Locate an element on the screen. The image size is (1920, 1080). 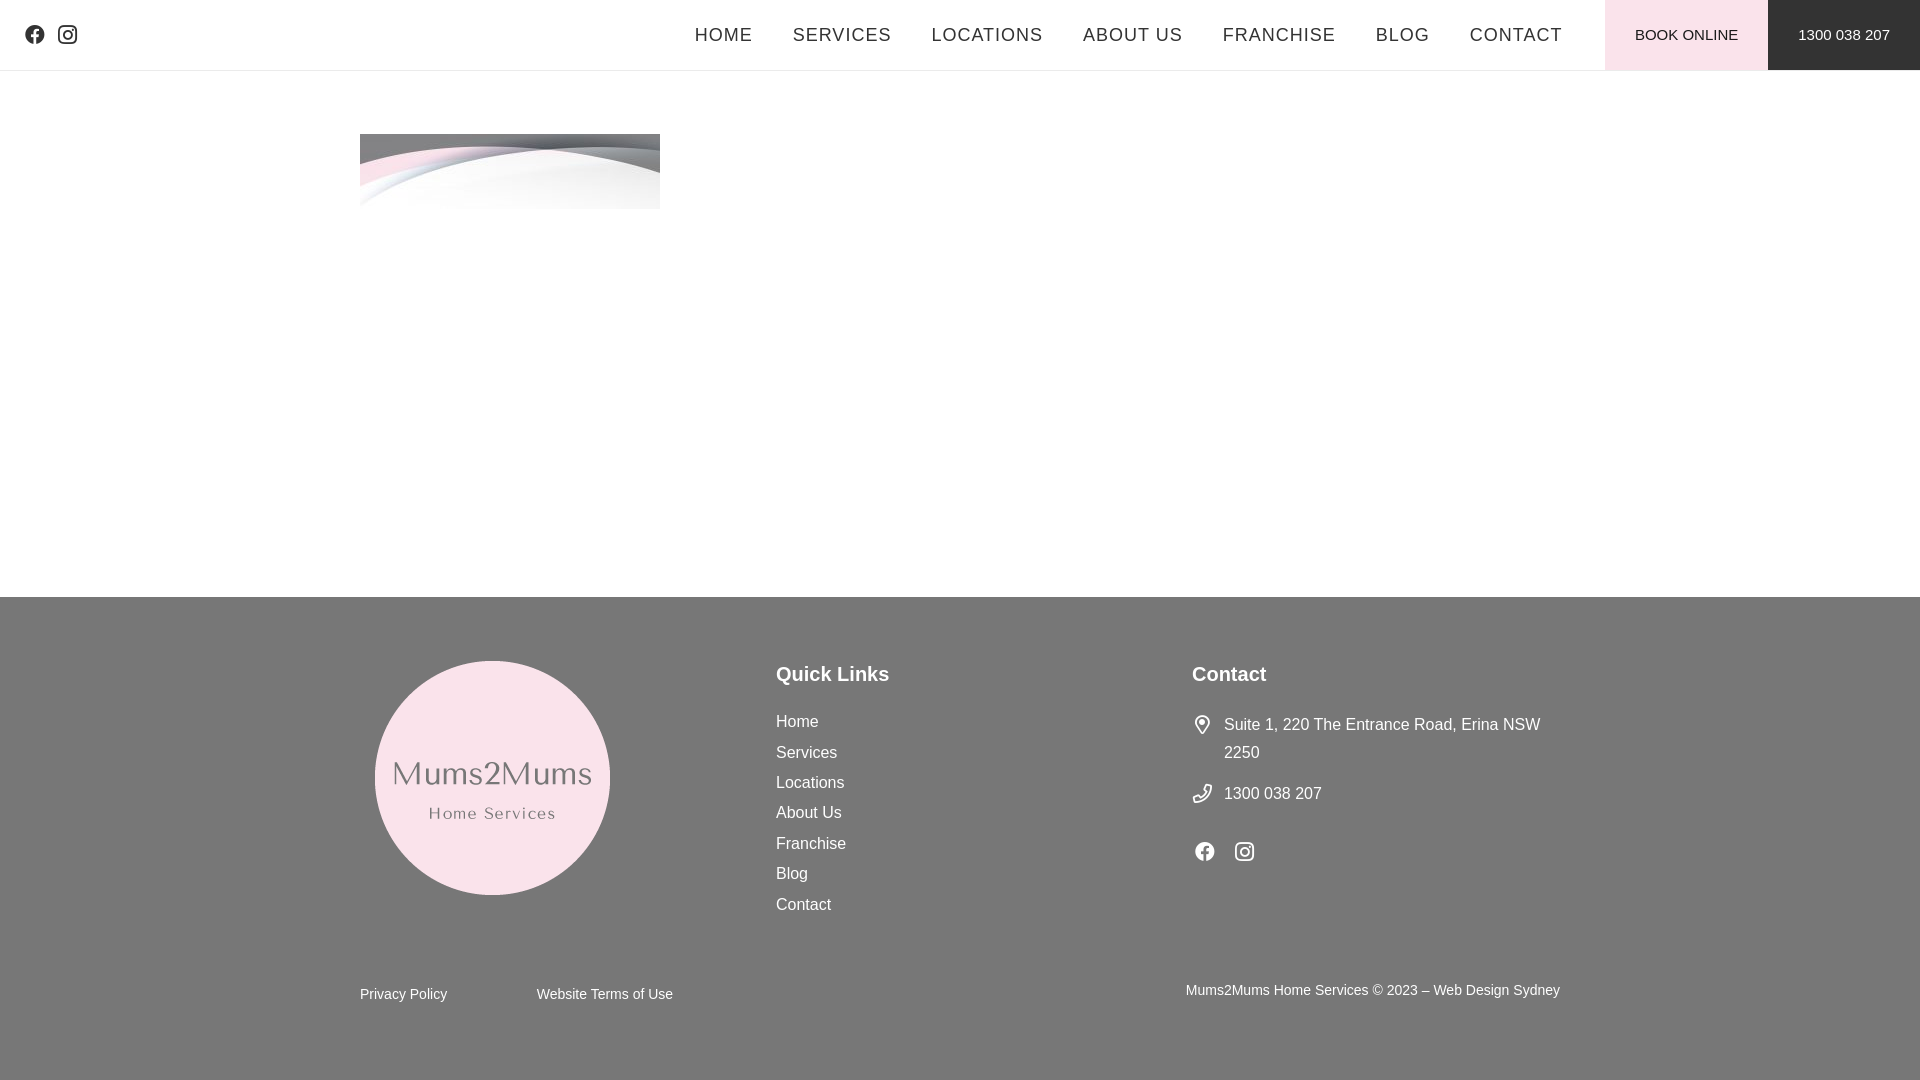
'Blog' is located at coordinates (791, 872).